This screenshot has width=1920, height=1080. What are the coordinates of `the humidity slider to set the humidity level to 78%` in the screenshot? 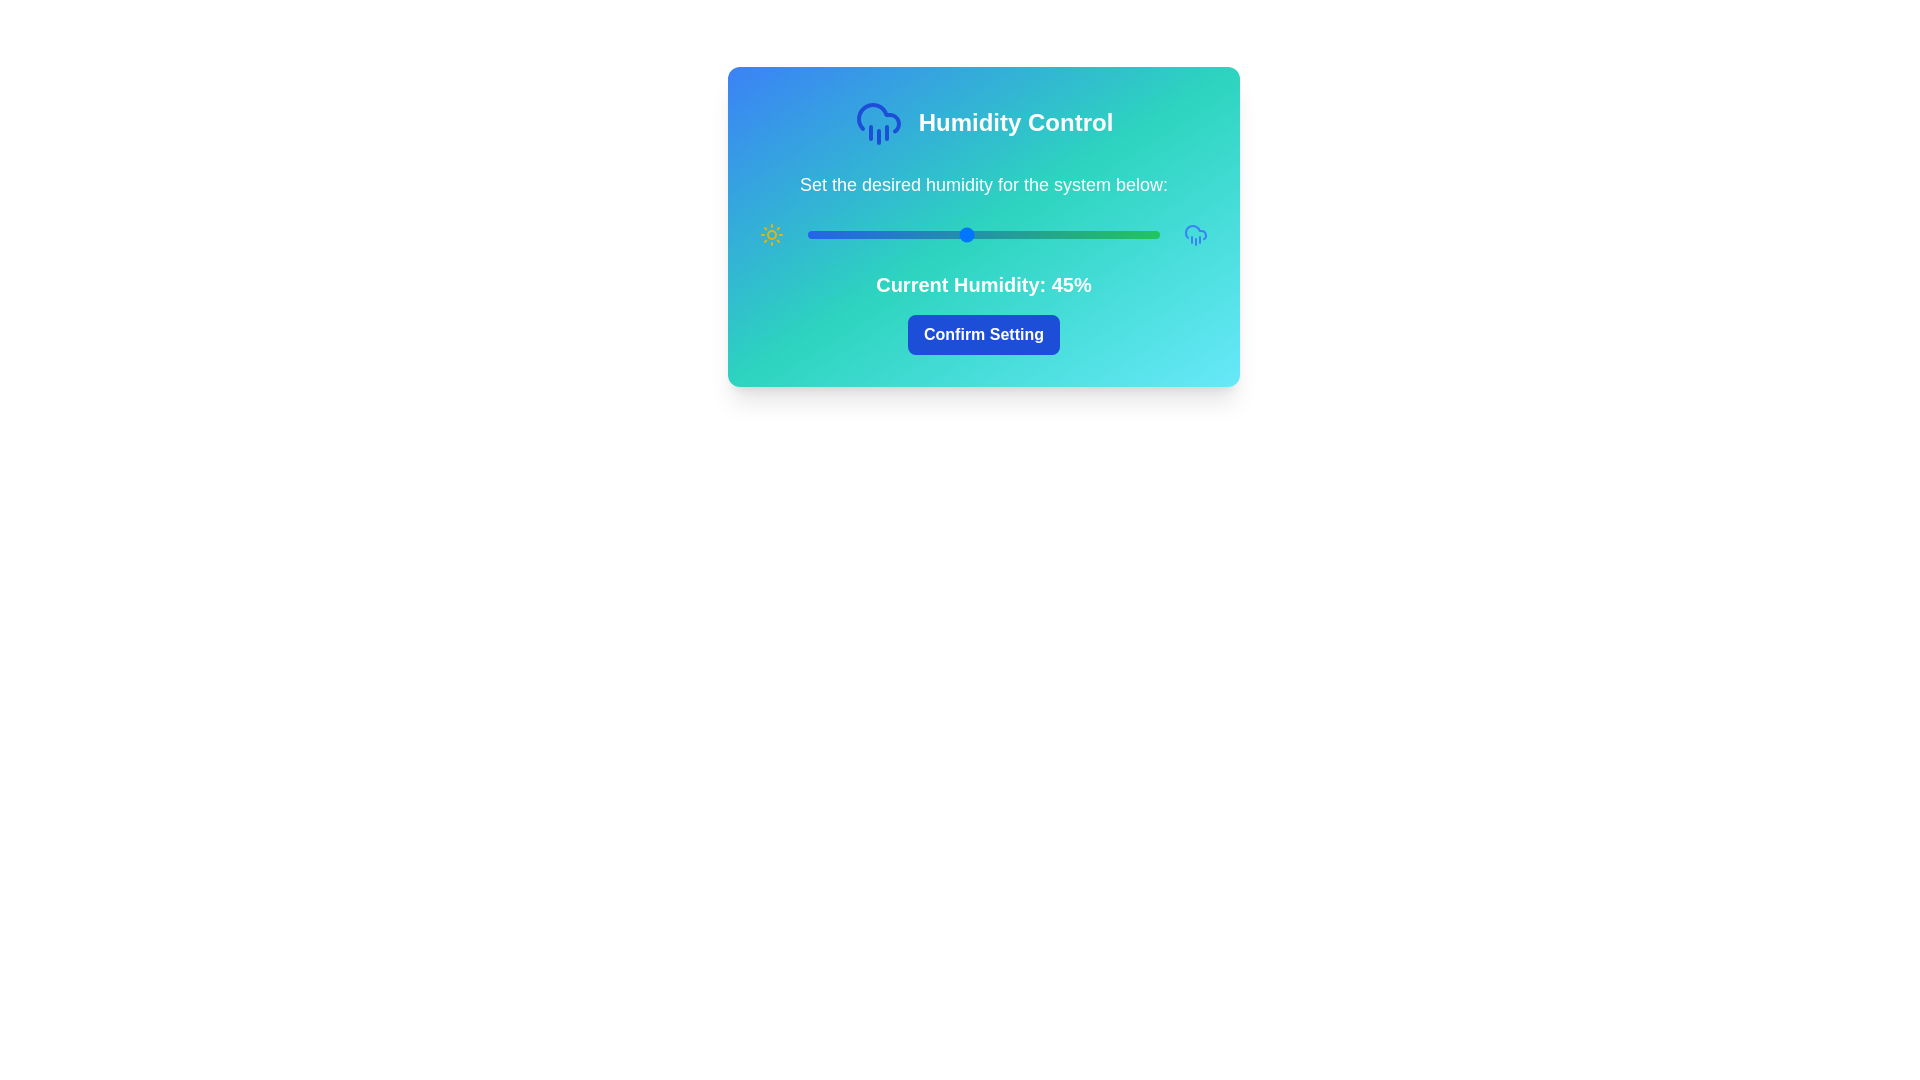 It's located at (1081, 234).